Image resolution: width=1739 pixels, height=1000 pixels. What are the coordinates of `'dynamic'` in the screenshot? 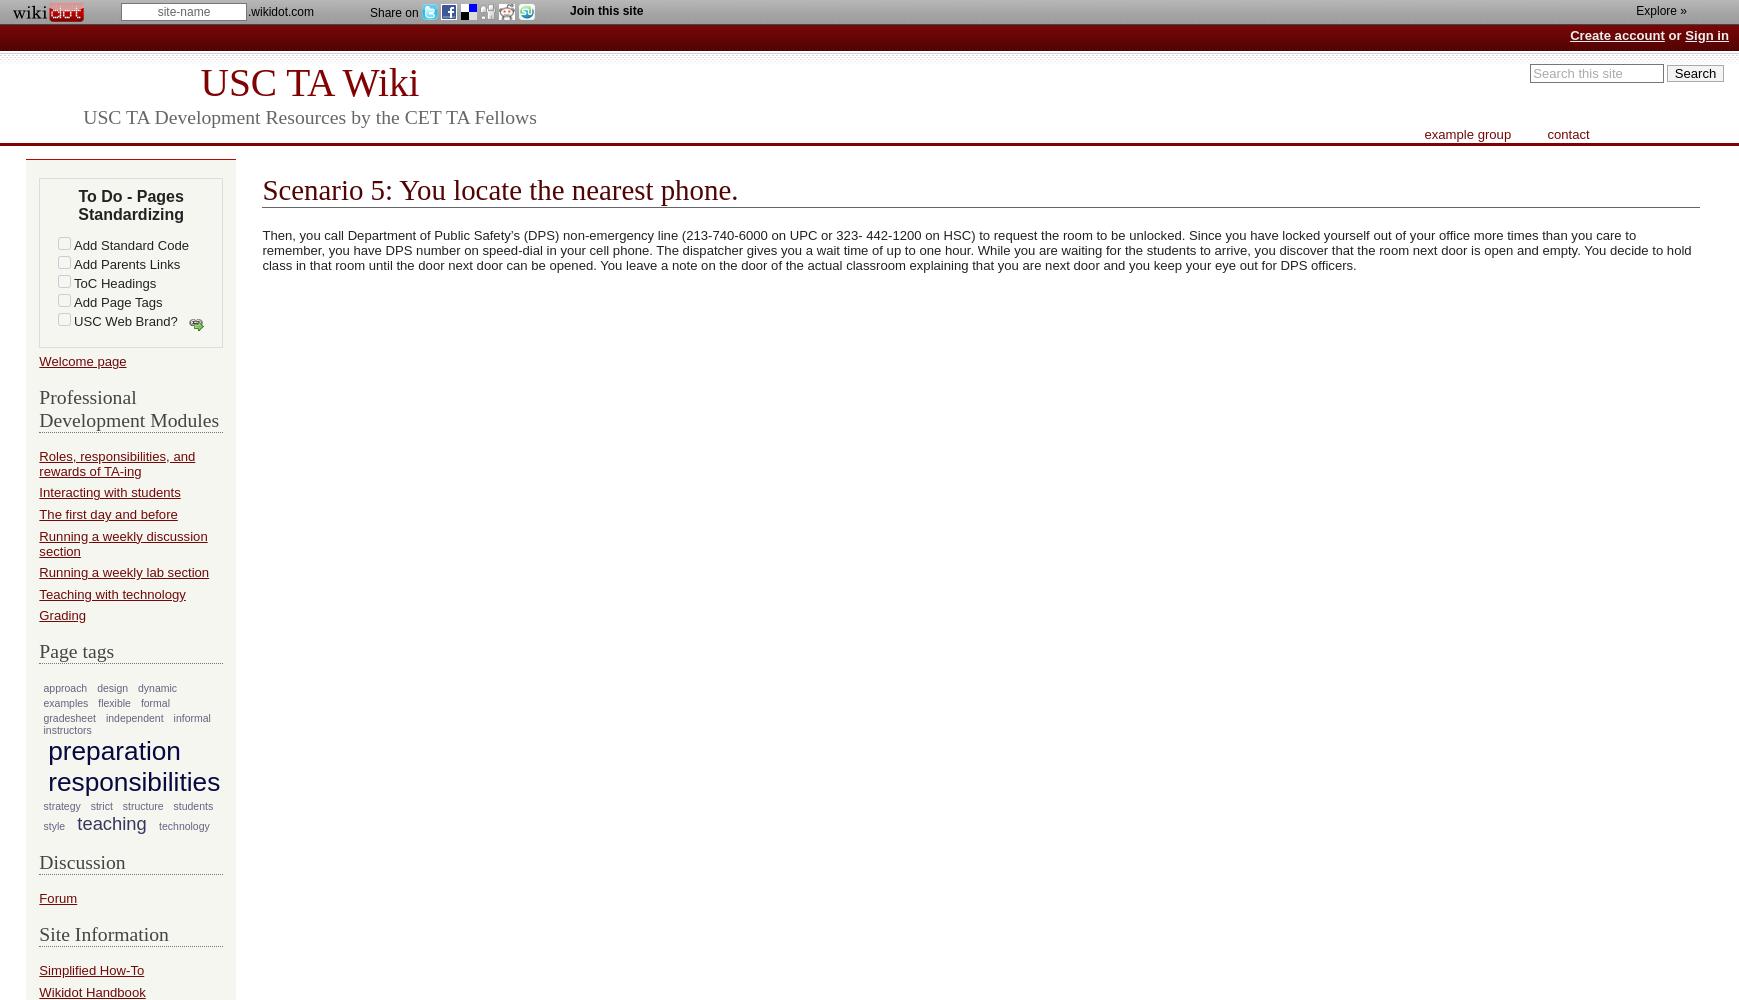 It's located at (156, 687).